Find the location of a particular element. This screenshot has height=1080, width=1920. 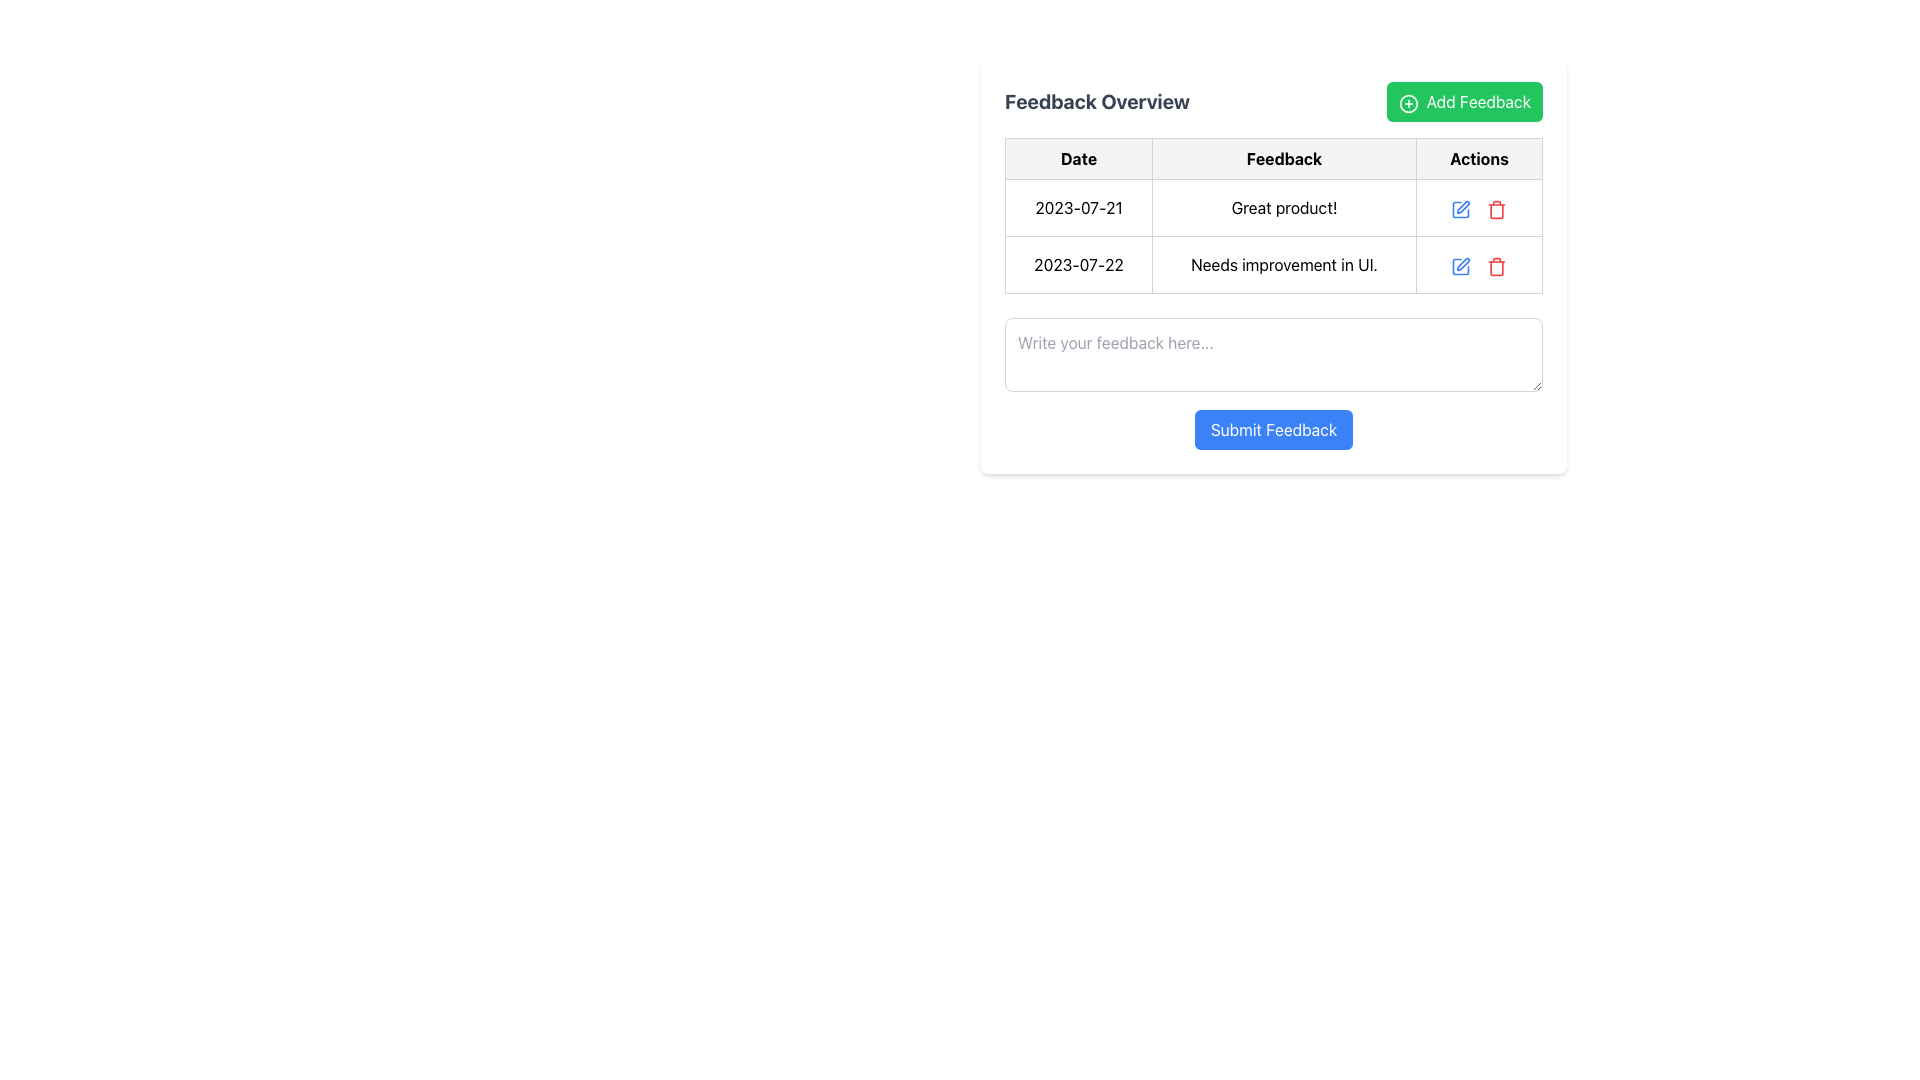

the 'Feedback Overview' text label, which is a bold, medium-large dark gray text aligned left at the top of a section containing a feedback table is located at coordinates (1096, 101).